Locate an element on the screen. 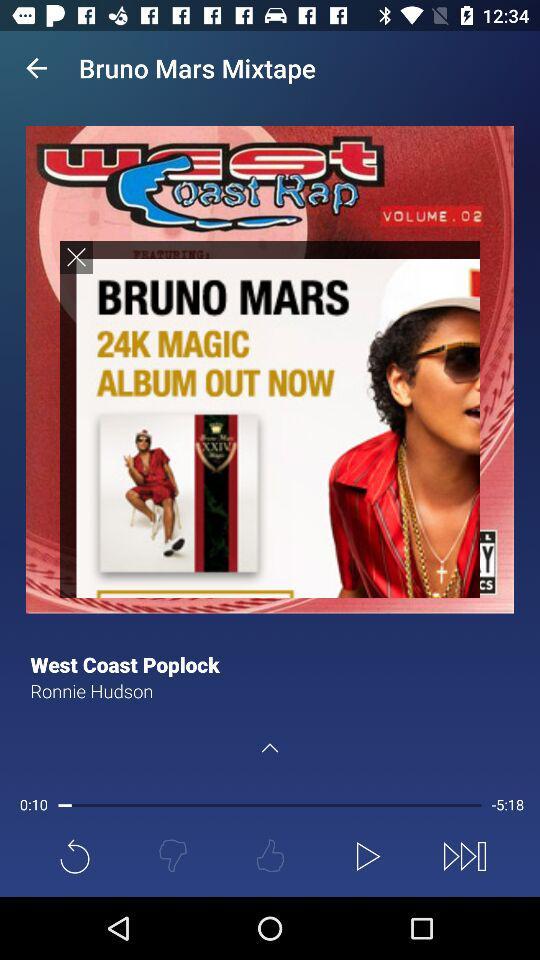 This screenshot has height=960, width=540. the reload icon at the bottom left is located at coordinates (74, 855).